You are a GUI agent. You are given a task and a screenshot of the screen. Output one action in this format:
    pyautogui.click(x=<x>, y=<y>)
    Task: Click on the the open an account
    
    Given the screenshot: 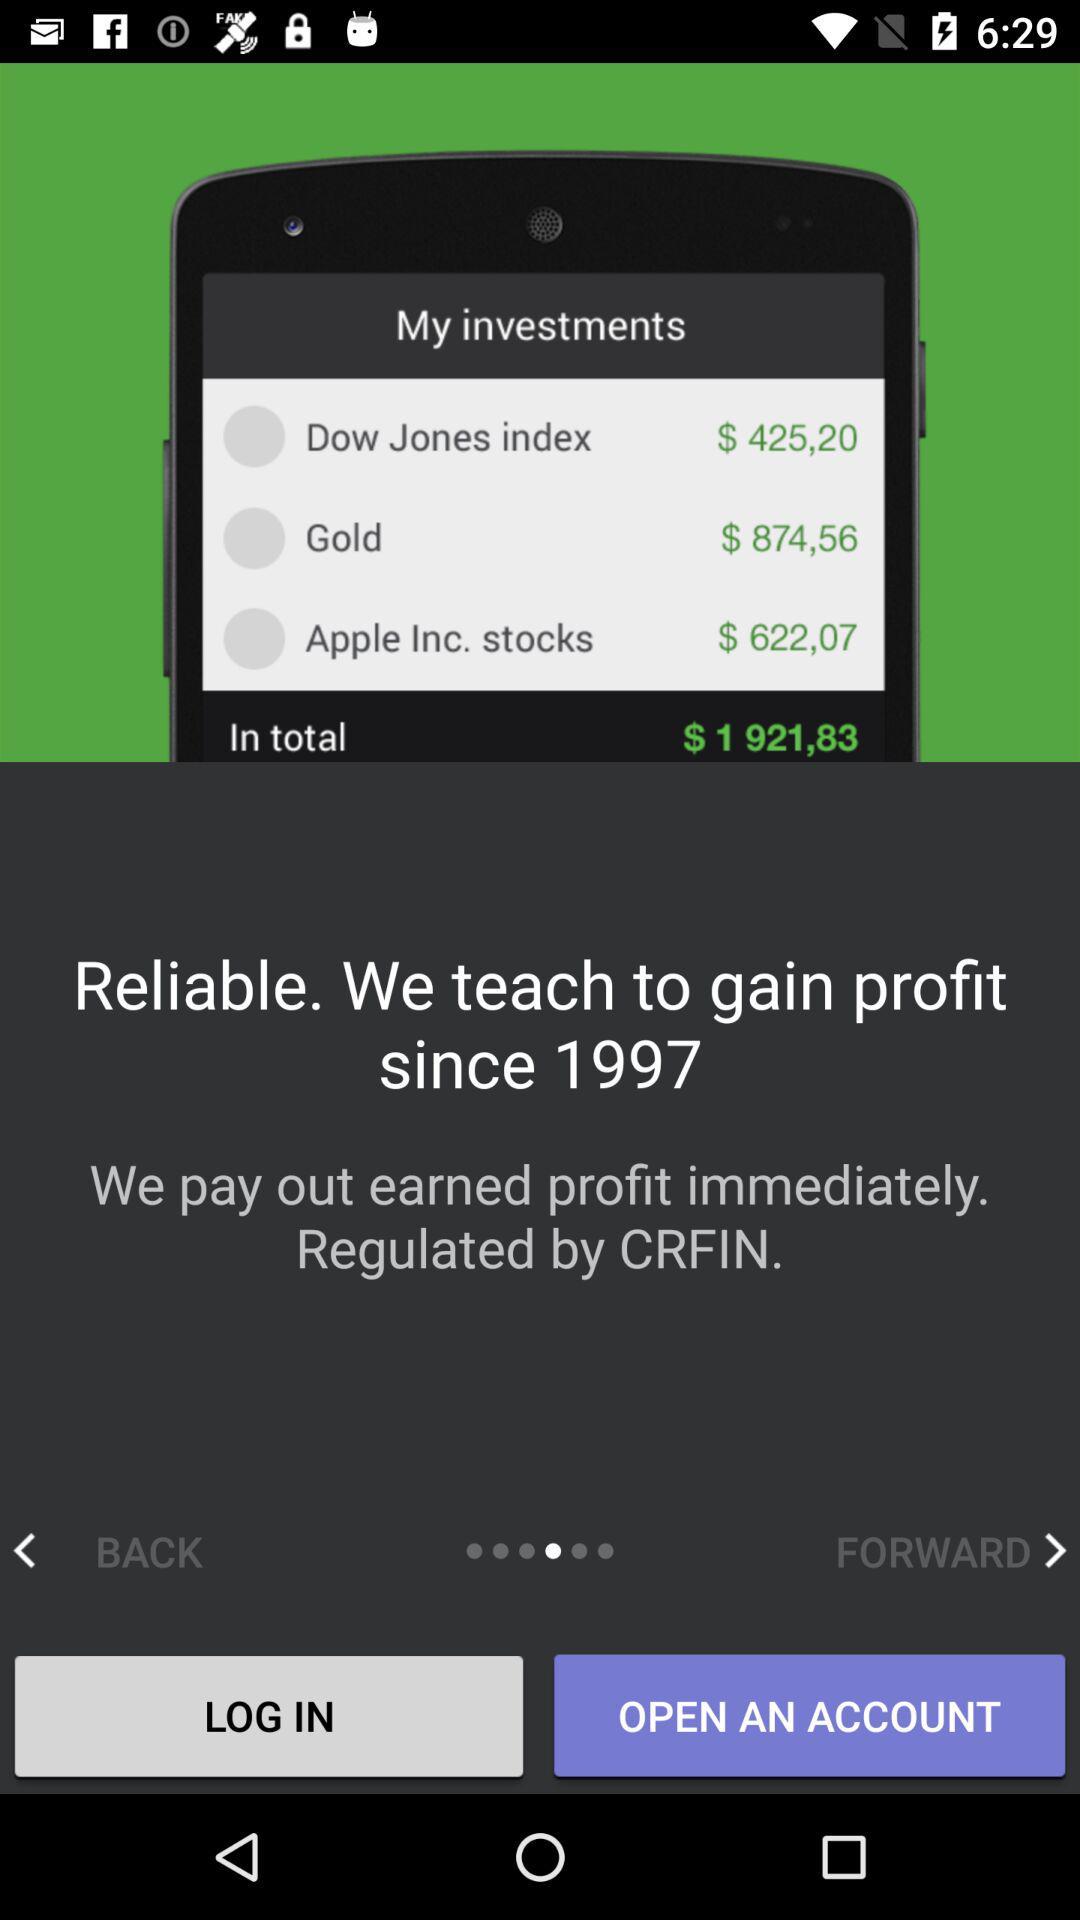 What is the action you would take?
    pyautogui.click(x=808, y=1716)
    